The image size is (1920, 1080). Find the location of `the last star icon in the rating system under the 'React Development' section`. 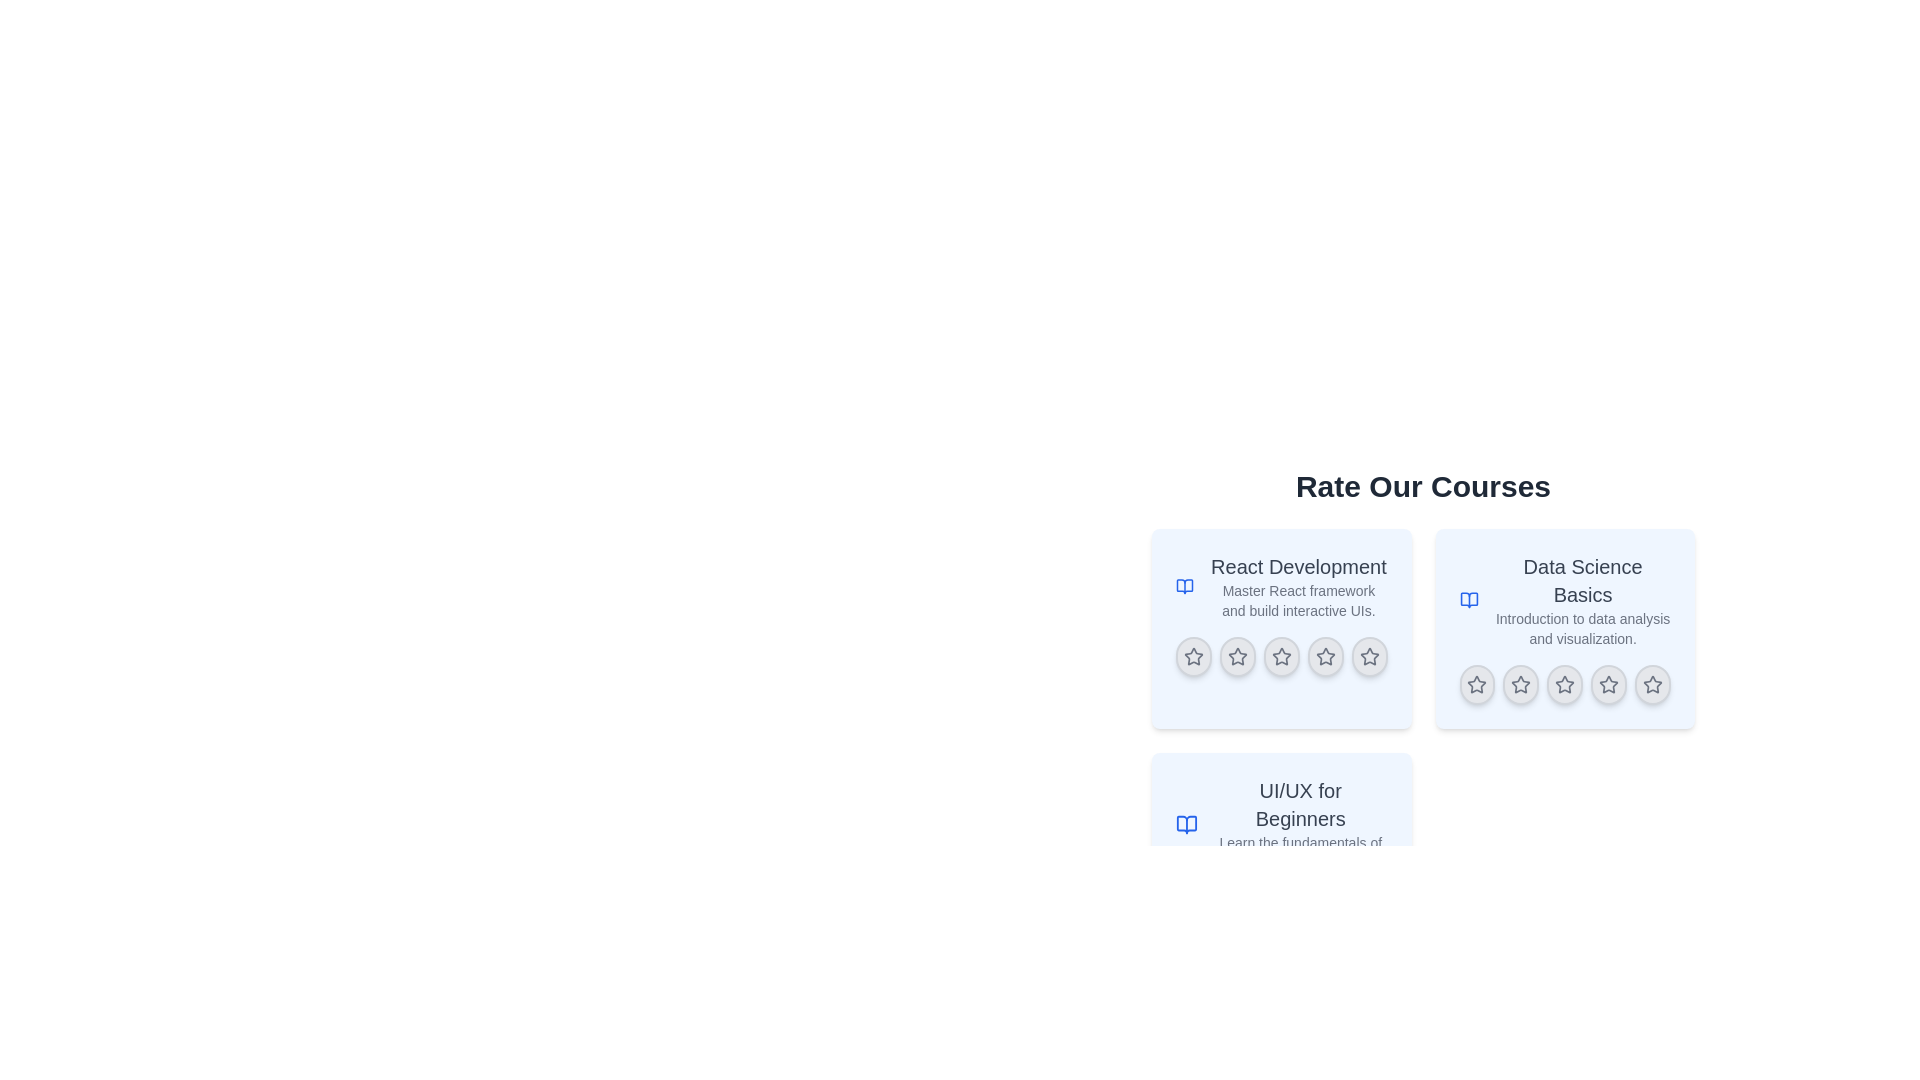

the last star icon in the rating system under the 'React Development' section is located at coordinates (1368, 656).